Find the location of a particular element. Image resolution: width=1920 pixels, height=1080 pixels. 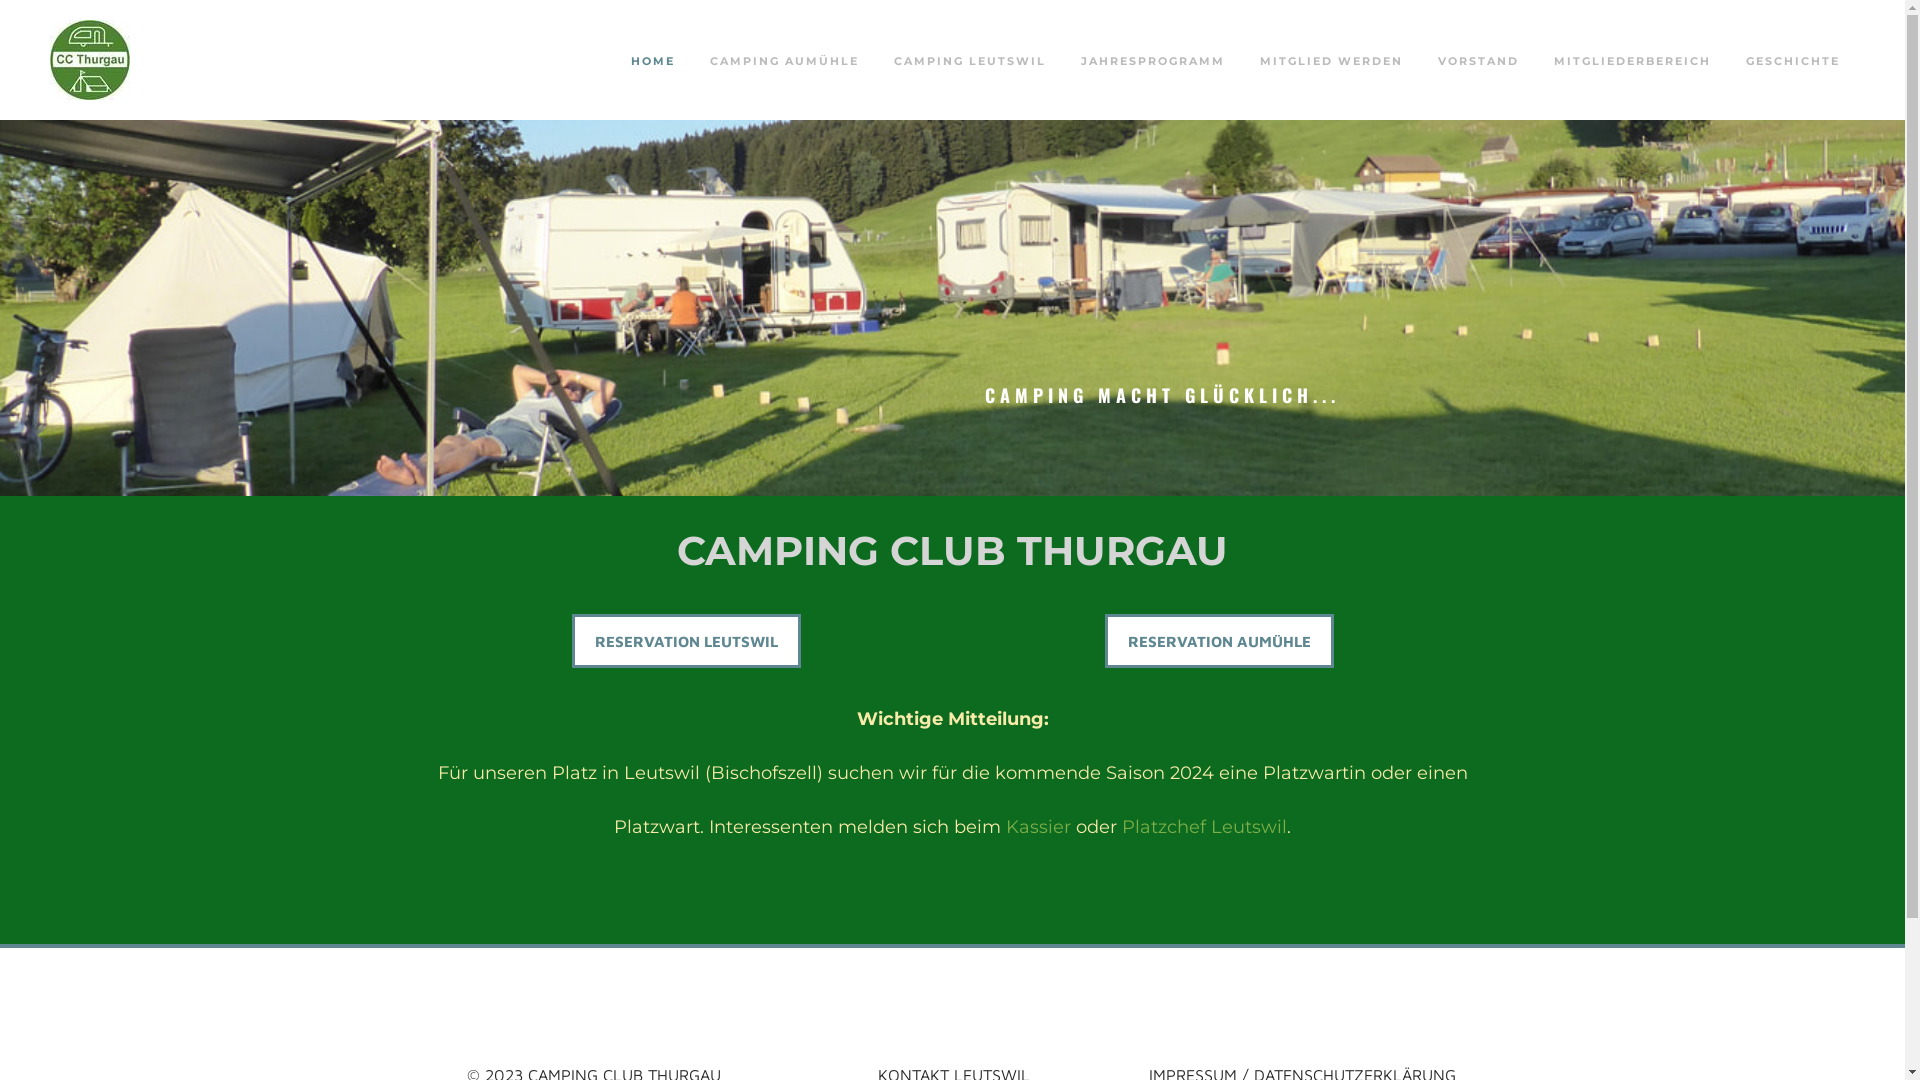

'Platzchef Leutswil' is located at coordinates (1122, 826).